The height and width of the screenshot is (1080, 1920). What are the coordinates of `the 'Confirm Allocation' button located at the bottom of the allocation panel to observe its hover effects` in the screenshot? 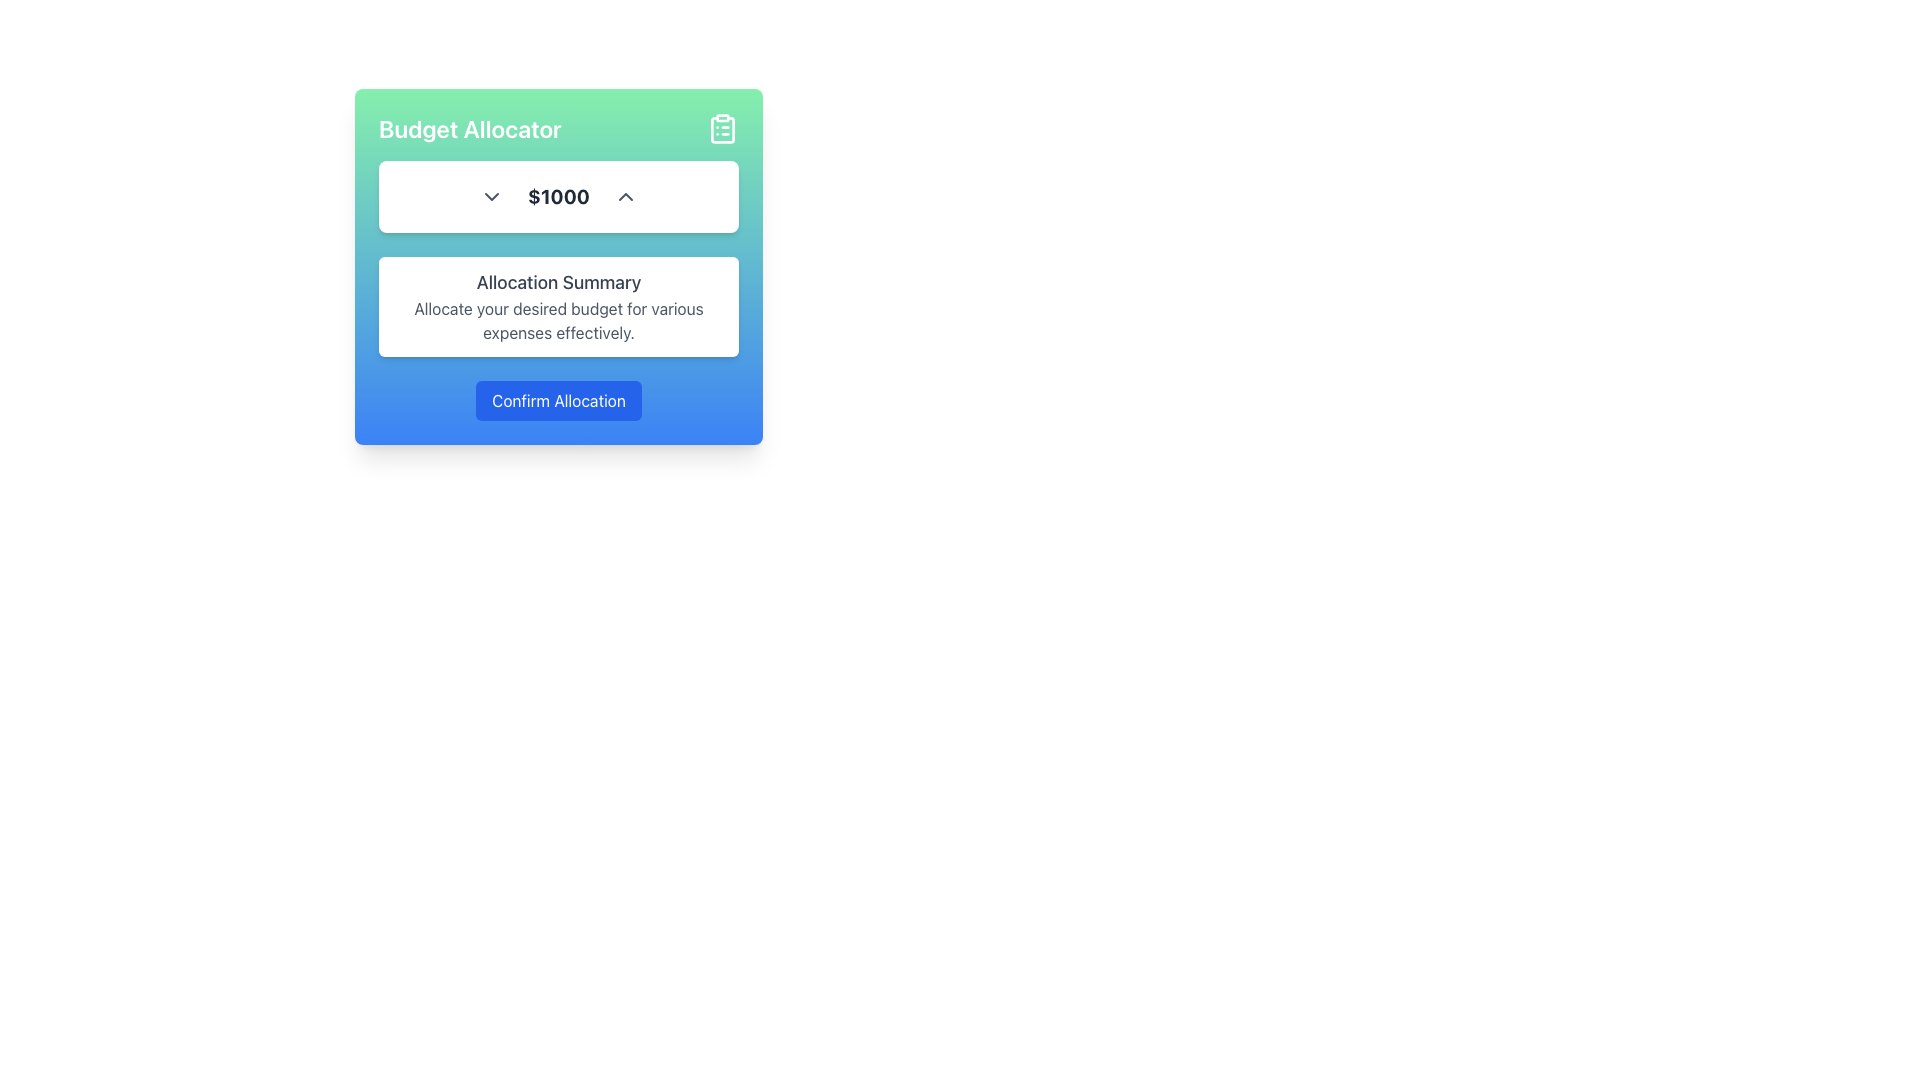 It's located at (558, 401).